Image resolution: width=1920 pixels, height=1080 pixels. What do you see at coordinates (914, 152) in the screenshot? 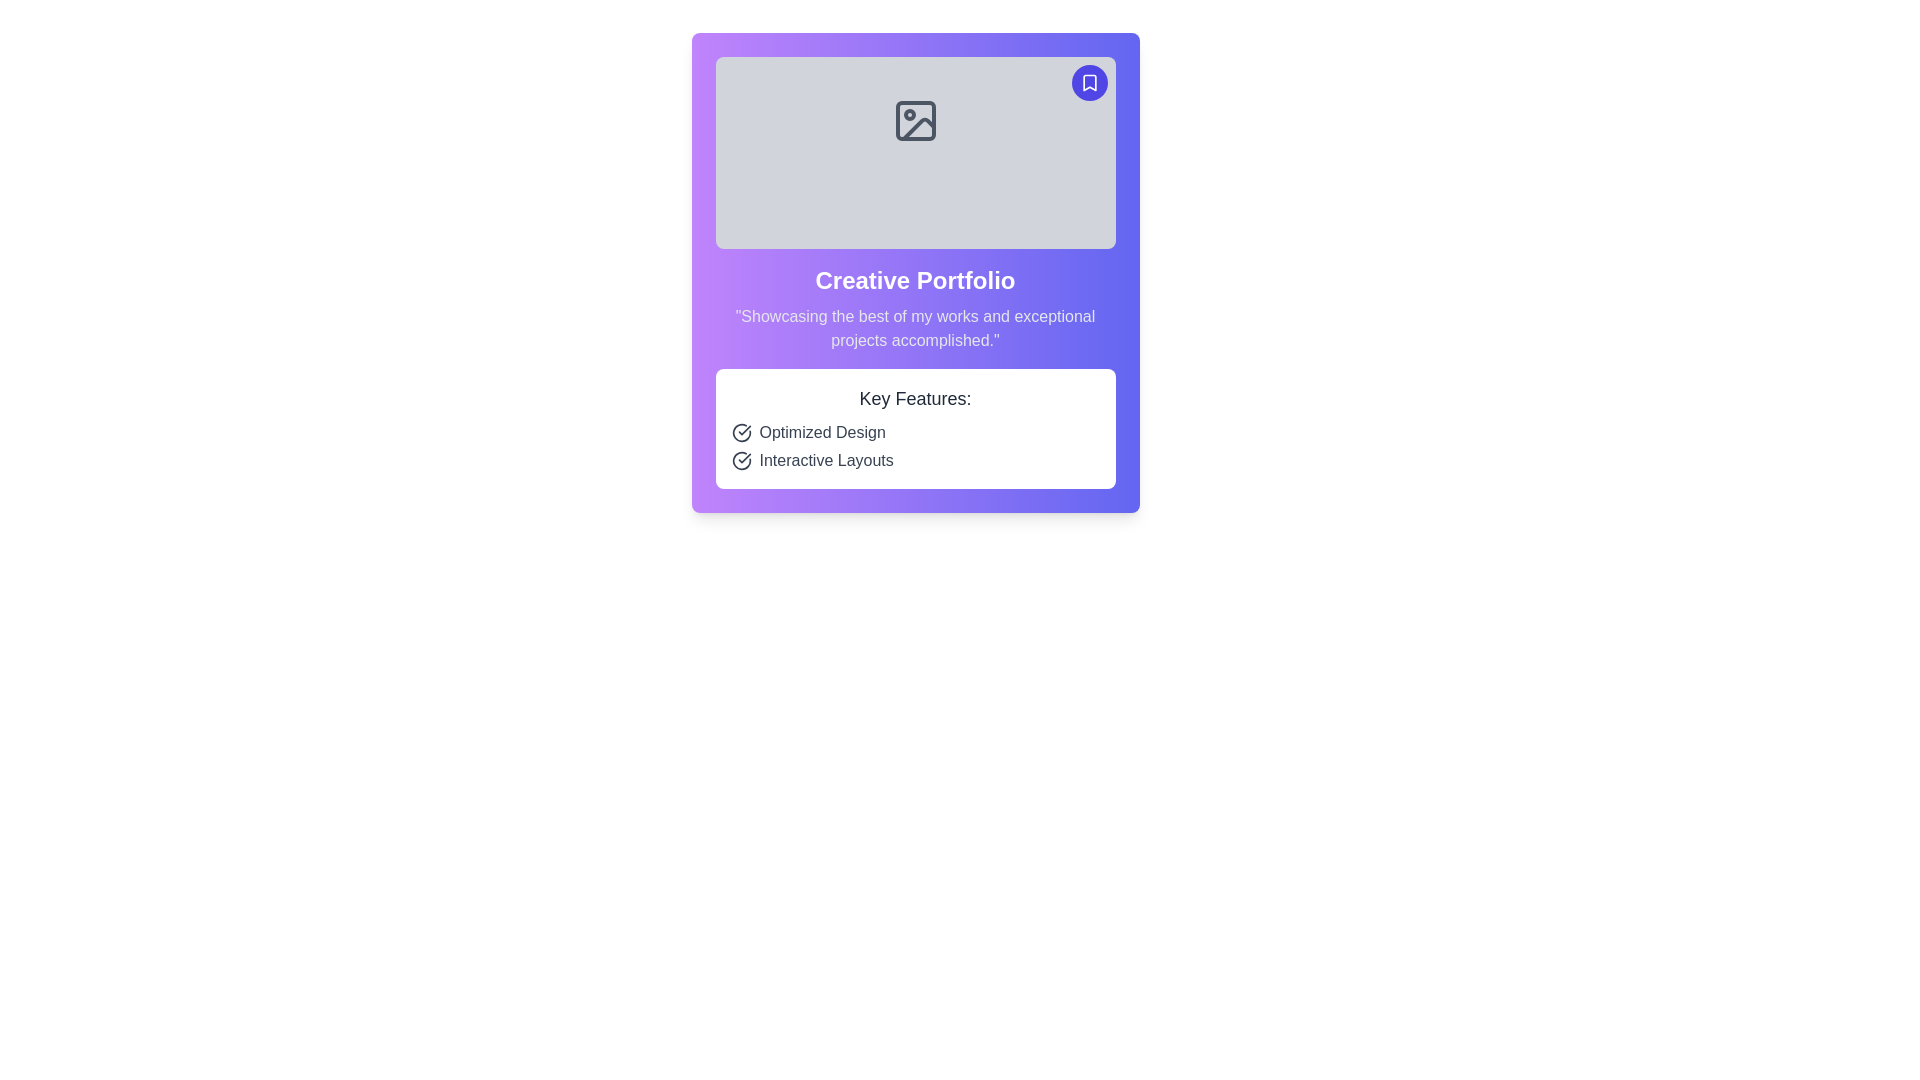
I see `the Image Placeholder element, which is centrally located in the upper half of the card layout and spans edge-to-edge horizontally above the 'Creative Portfolio' section` at bounding box center [914, 152].